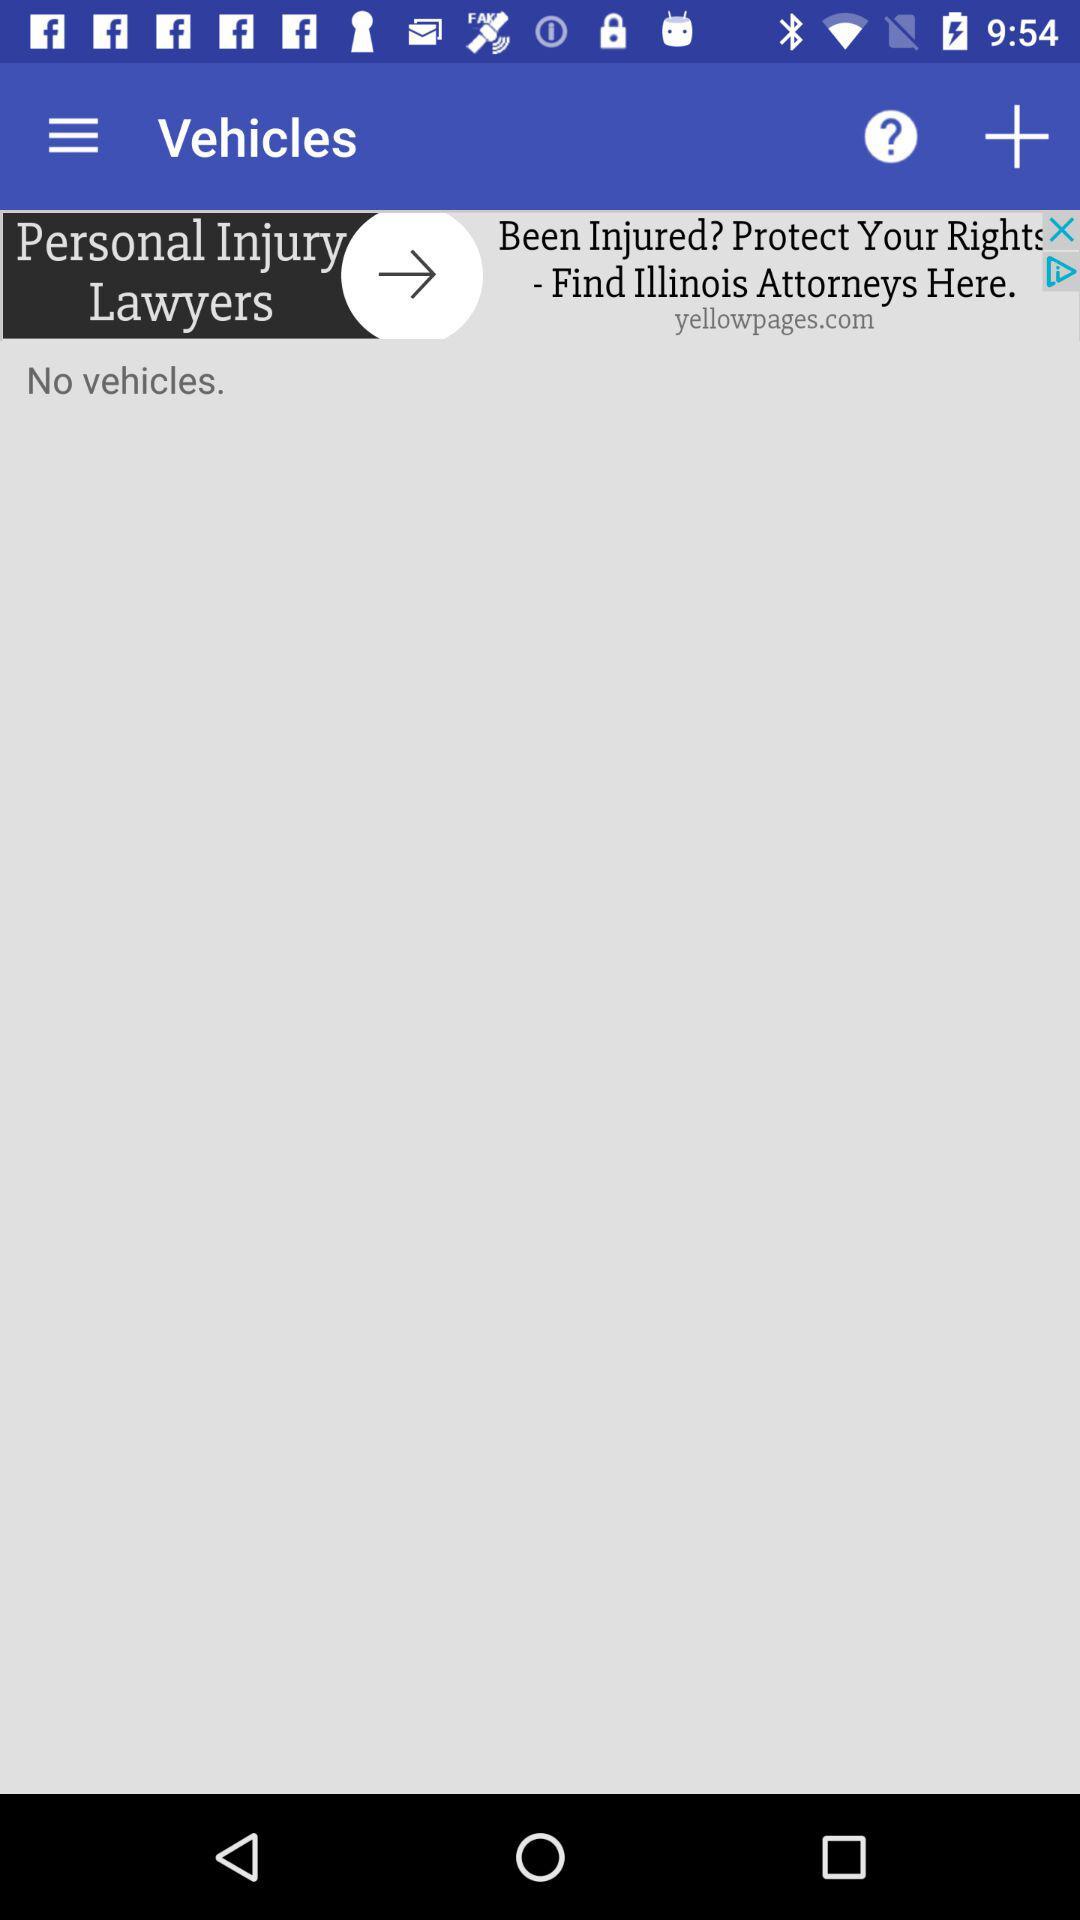 This screenshot has width=1080, height=1920. What do you see at coordinates (1017, 135) in the screenshot?
I see `item` at bounding box center [1017, 135].